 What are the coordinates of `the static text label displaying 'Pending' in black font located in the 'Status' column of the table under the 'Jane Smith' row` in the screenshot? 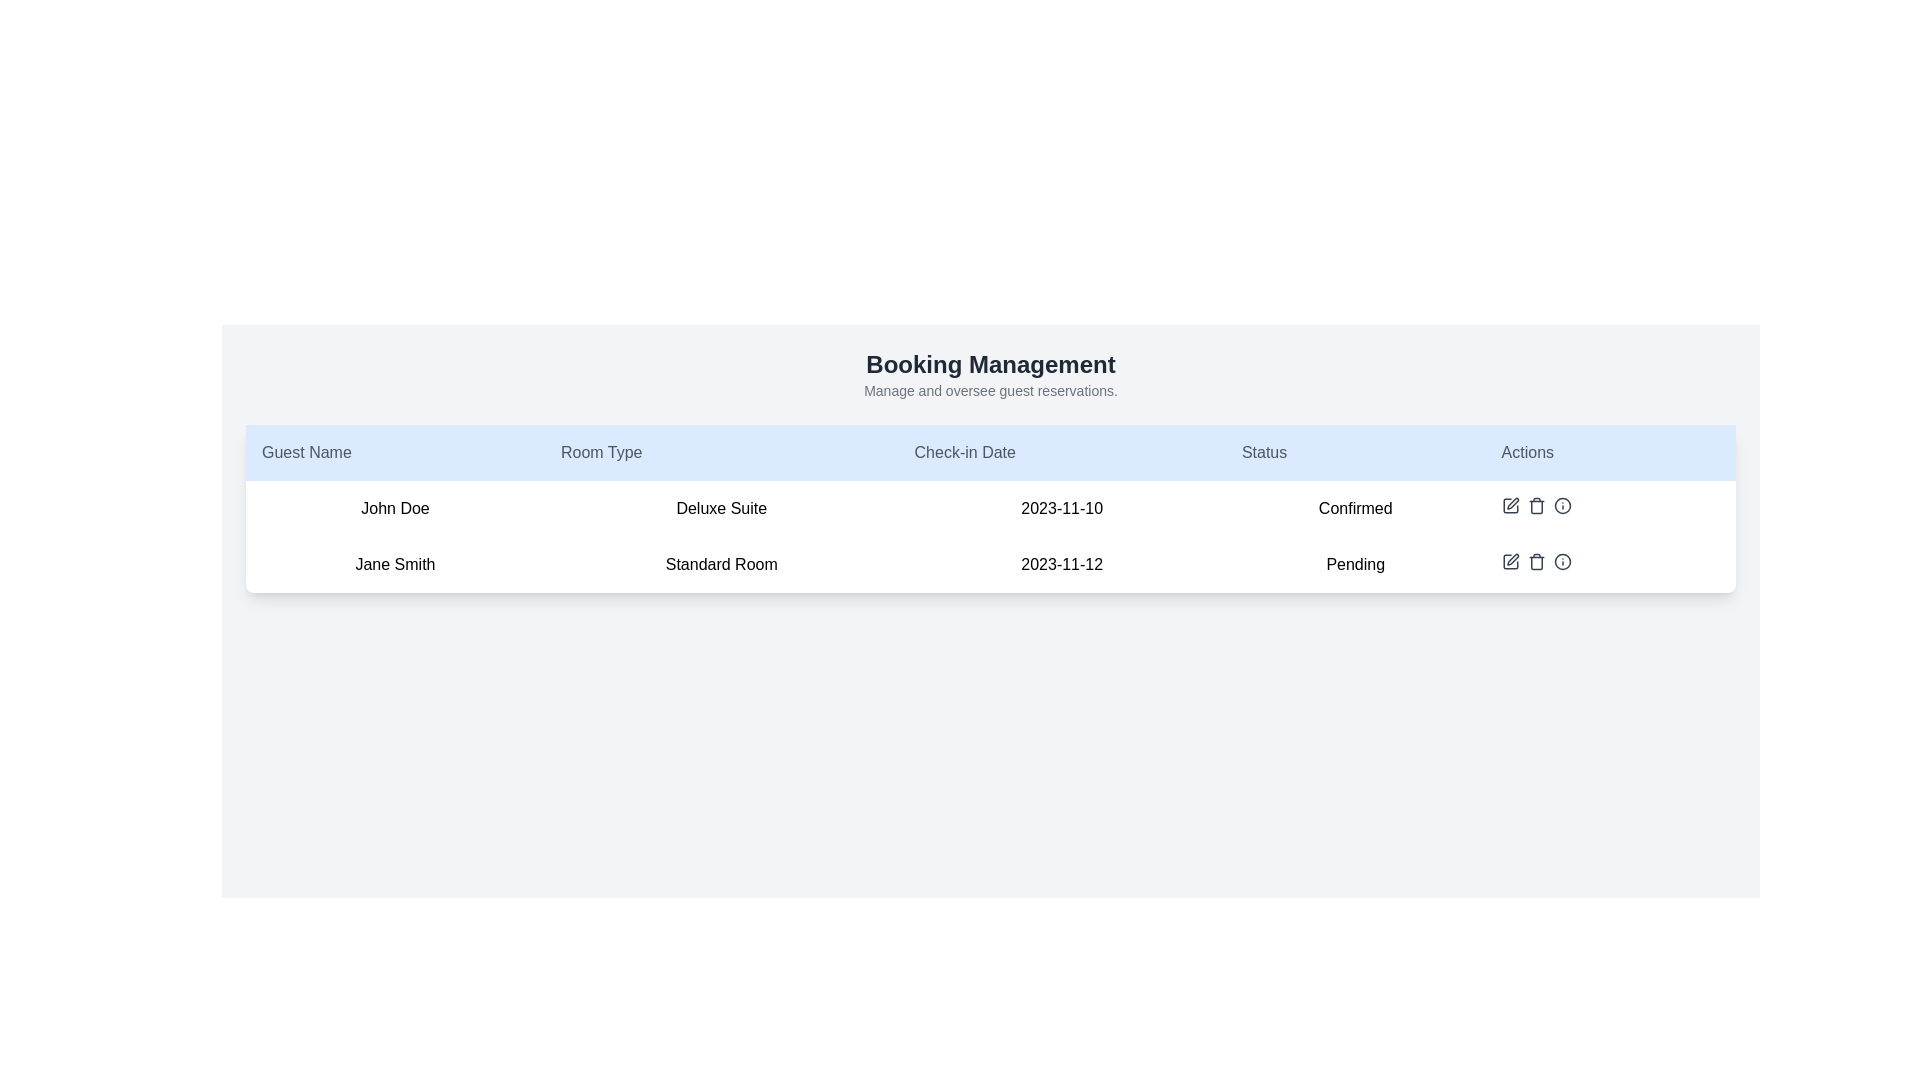 It's located at (1355, 564).